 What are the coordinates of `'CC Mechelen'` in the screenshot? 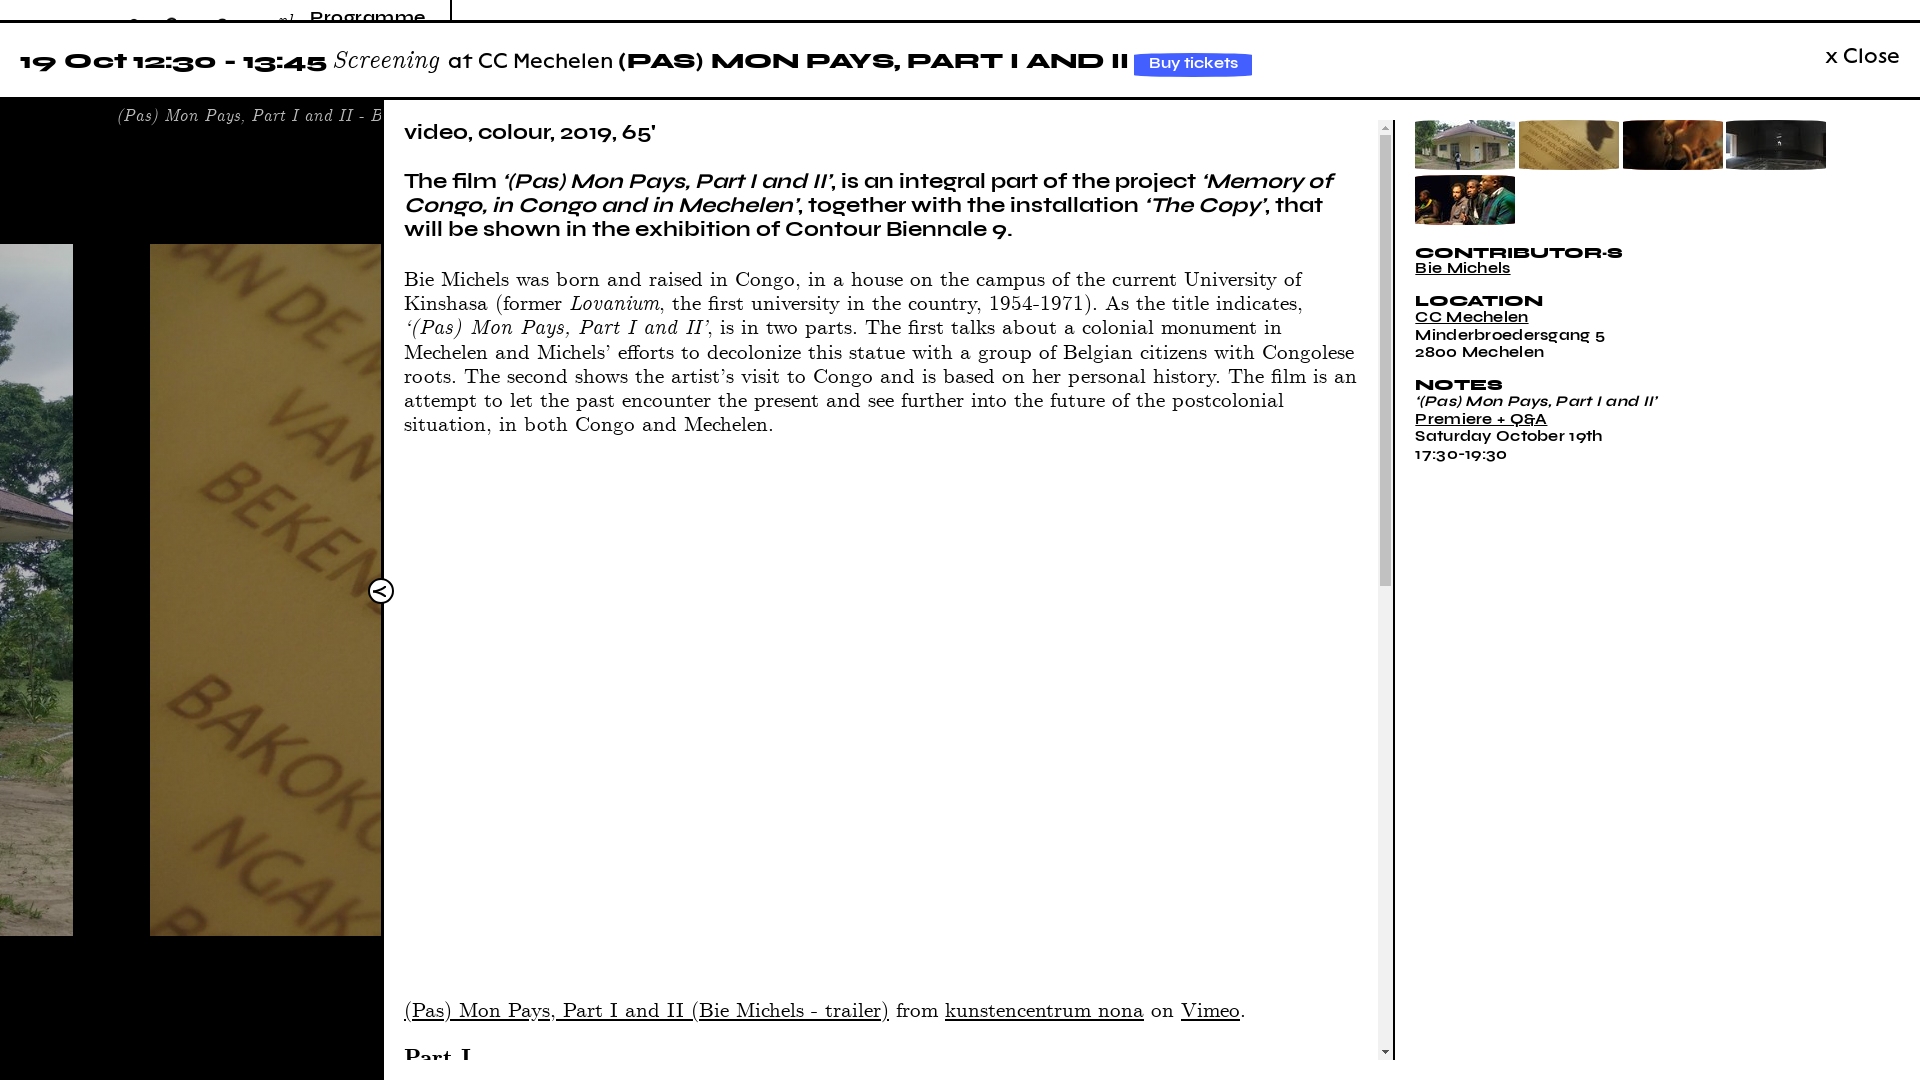 It's located at (1414, 315).